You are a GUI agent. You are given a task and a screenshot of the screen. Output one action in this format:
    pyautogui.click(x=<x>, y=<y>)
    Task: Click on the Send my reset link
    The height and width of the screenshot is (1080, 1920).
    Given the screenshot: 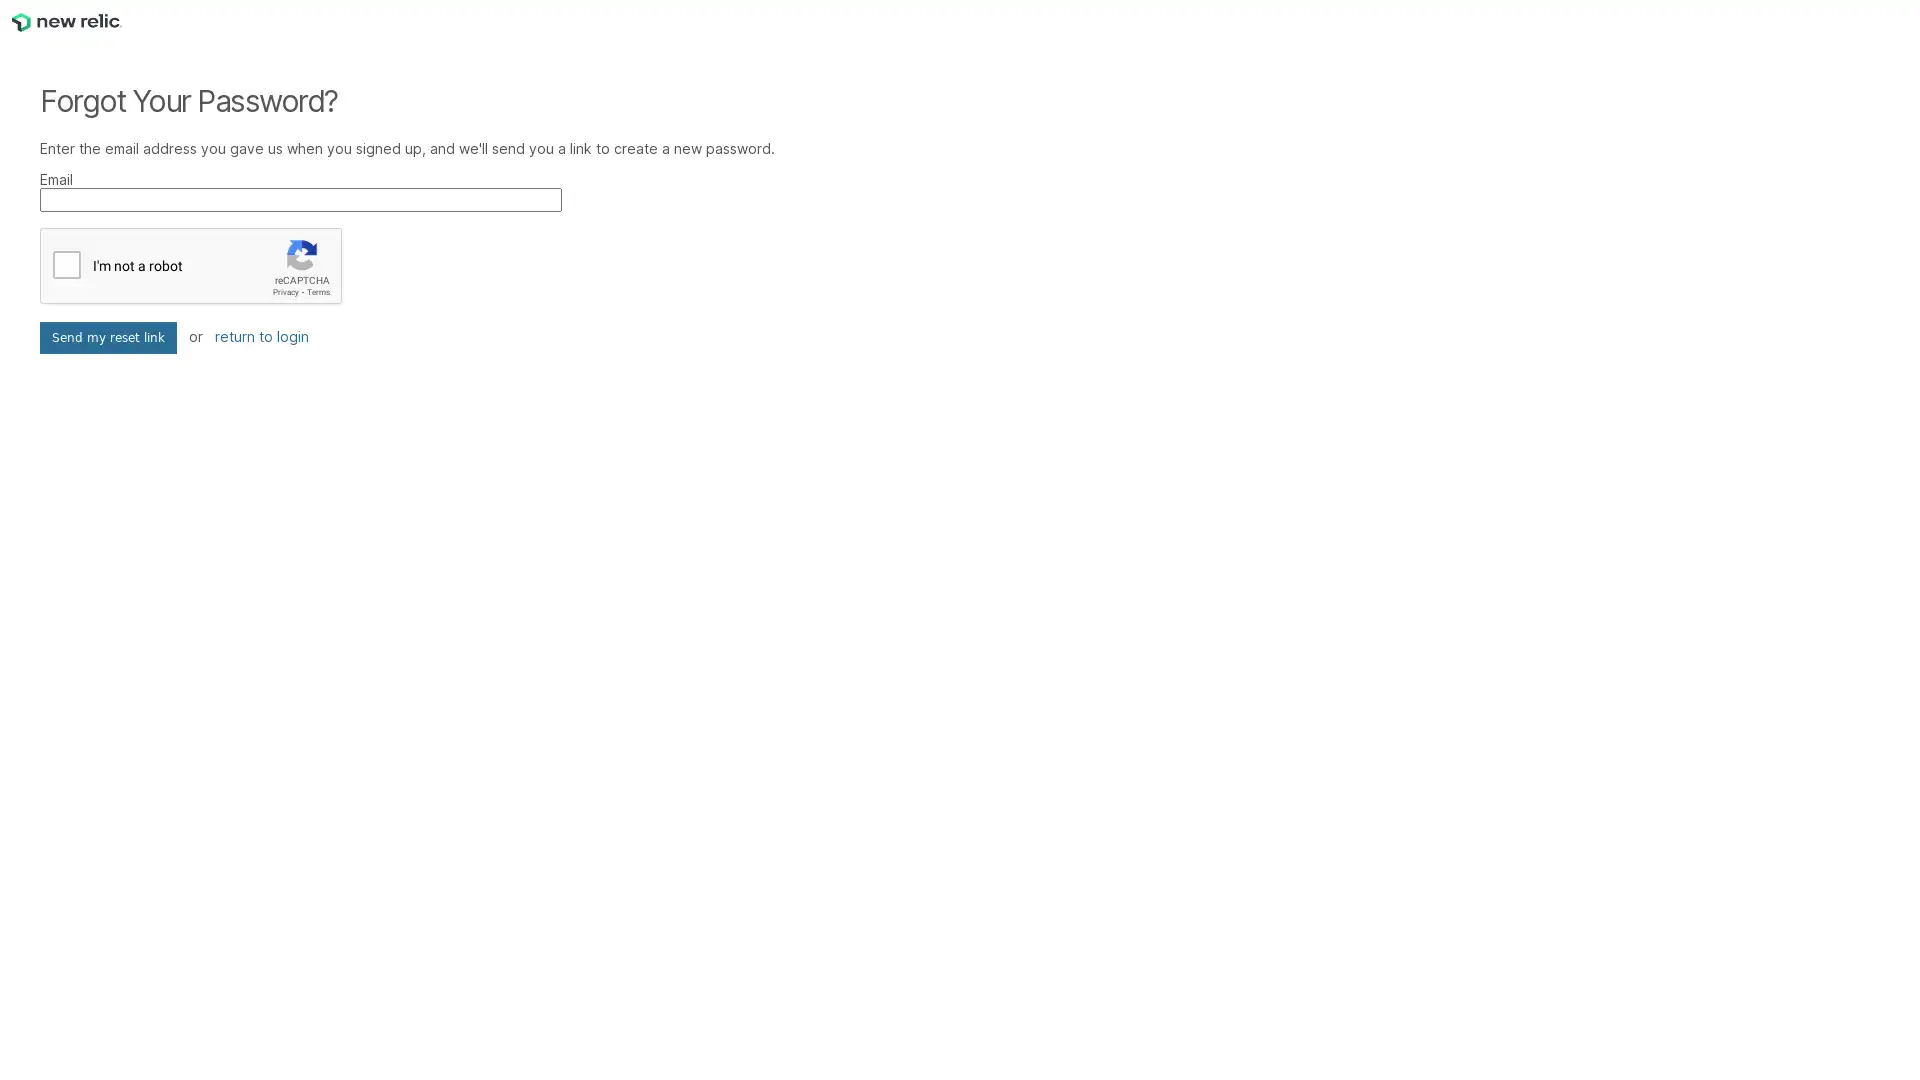 What is the action you would take?
    pyautogui.click(x=107, y=337)
    